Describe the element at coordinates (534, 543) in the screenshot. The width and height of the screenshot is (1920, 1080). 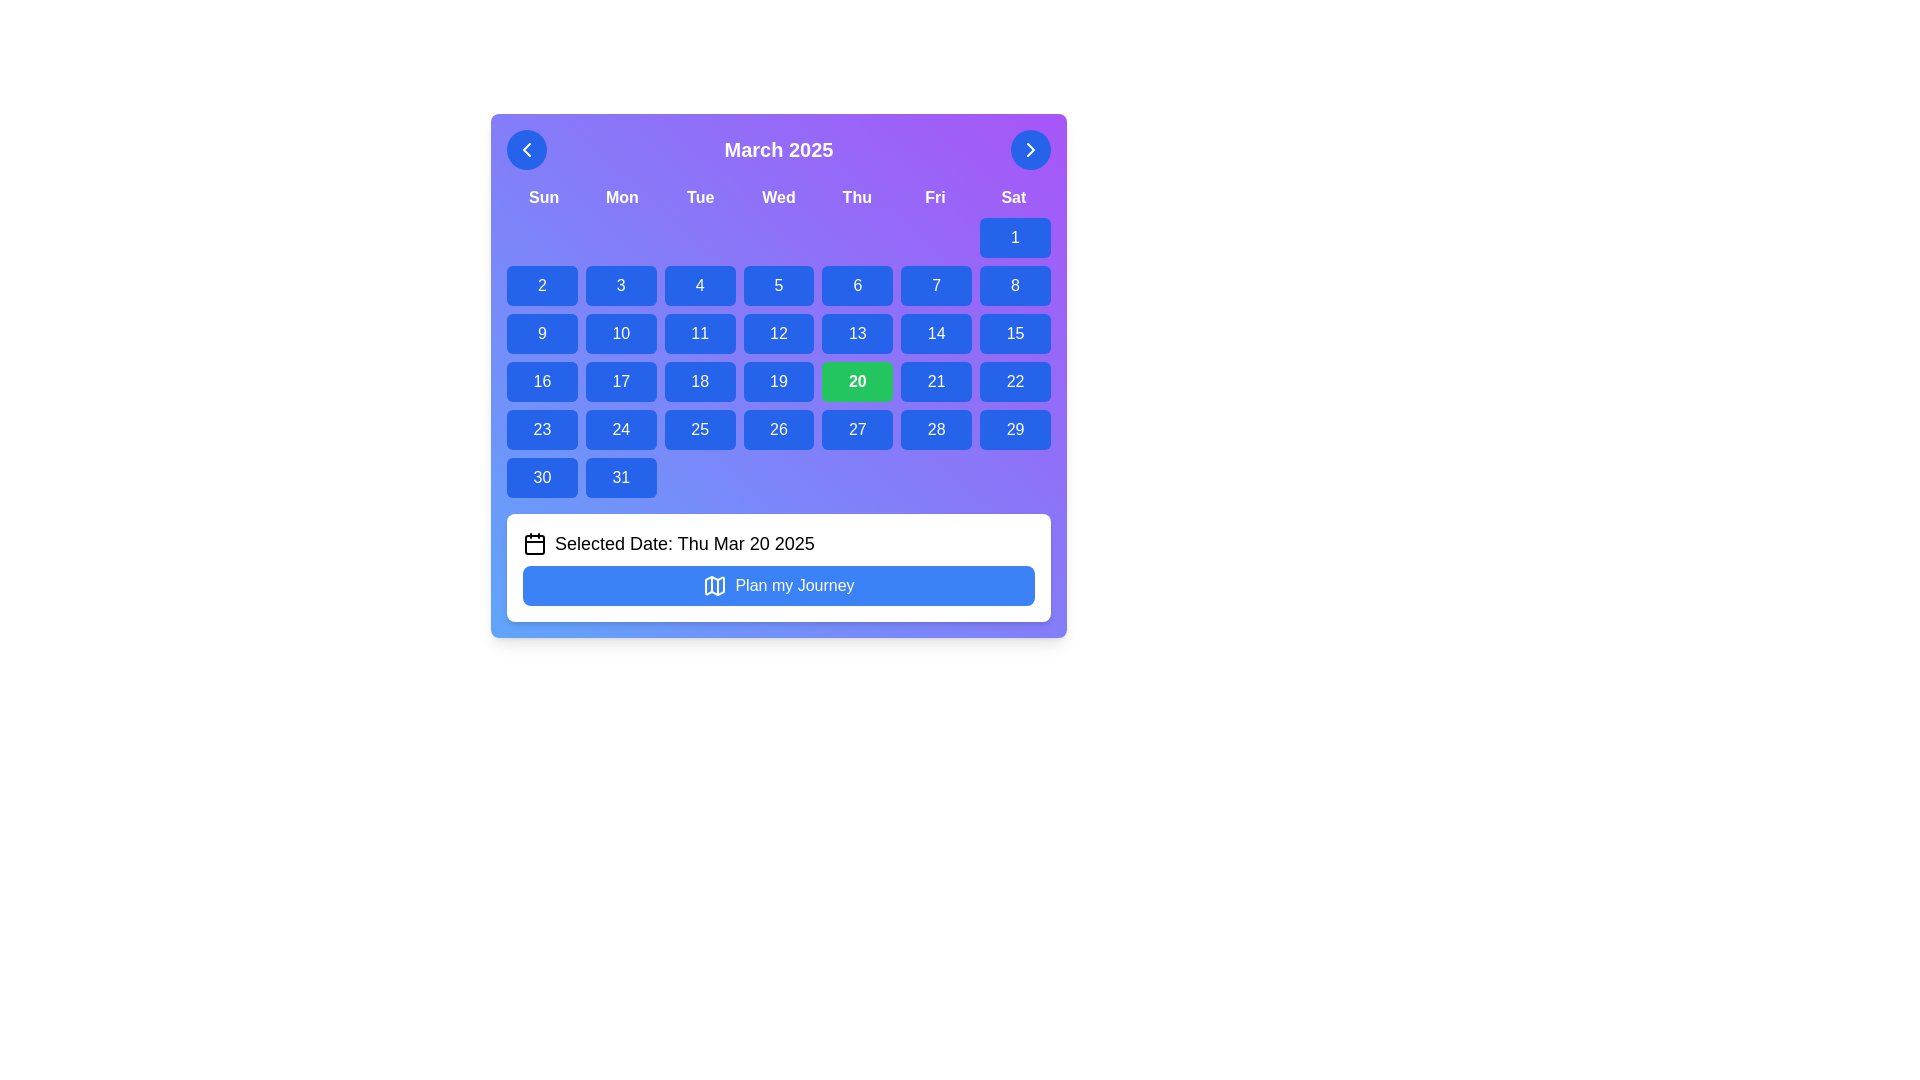
I see `the calendar icon located at the start of the sentence 'Selected Date: Thu Mar 20 2025', which has a black outline and matches the font size of nearby text` at that location.